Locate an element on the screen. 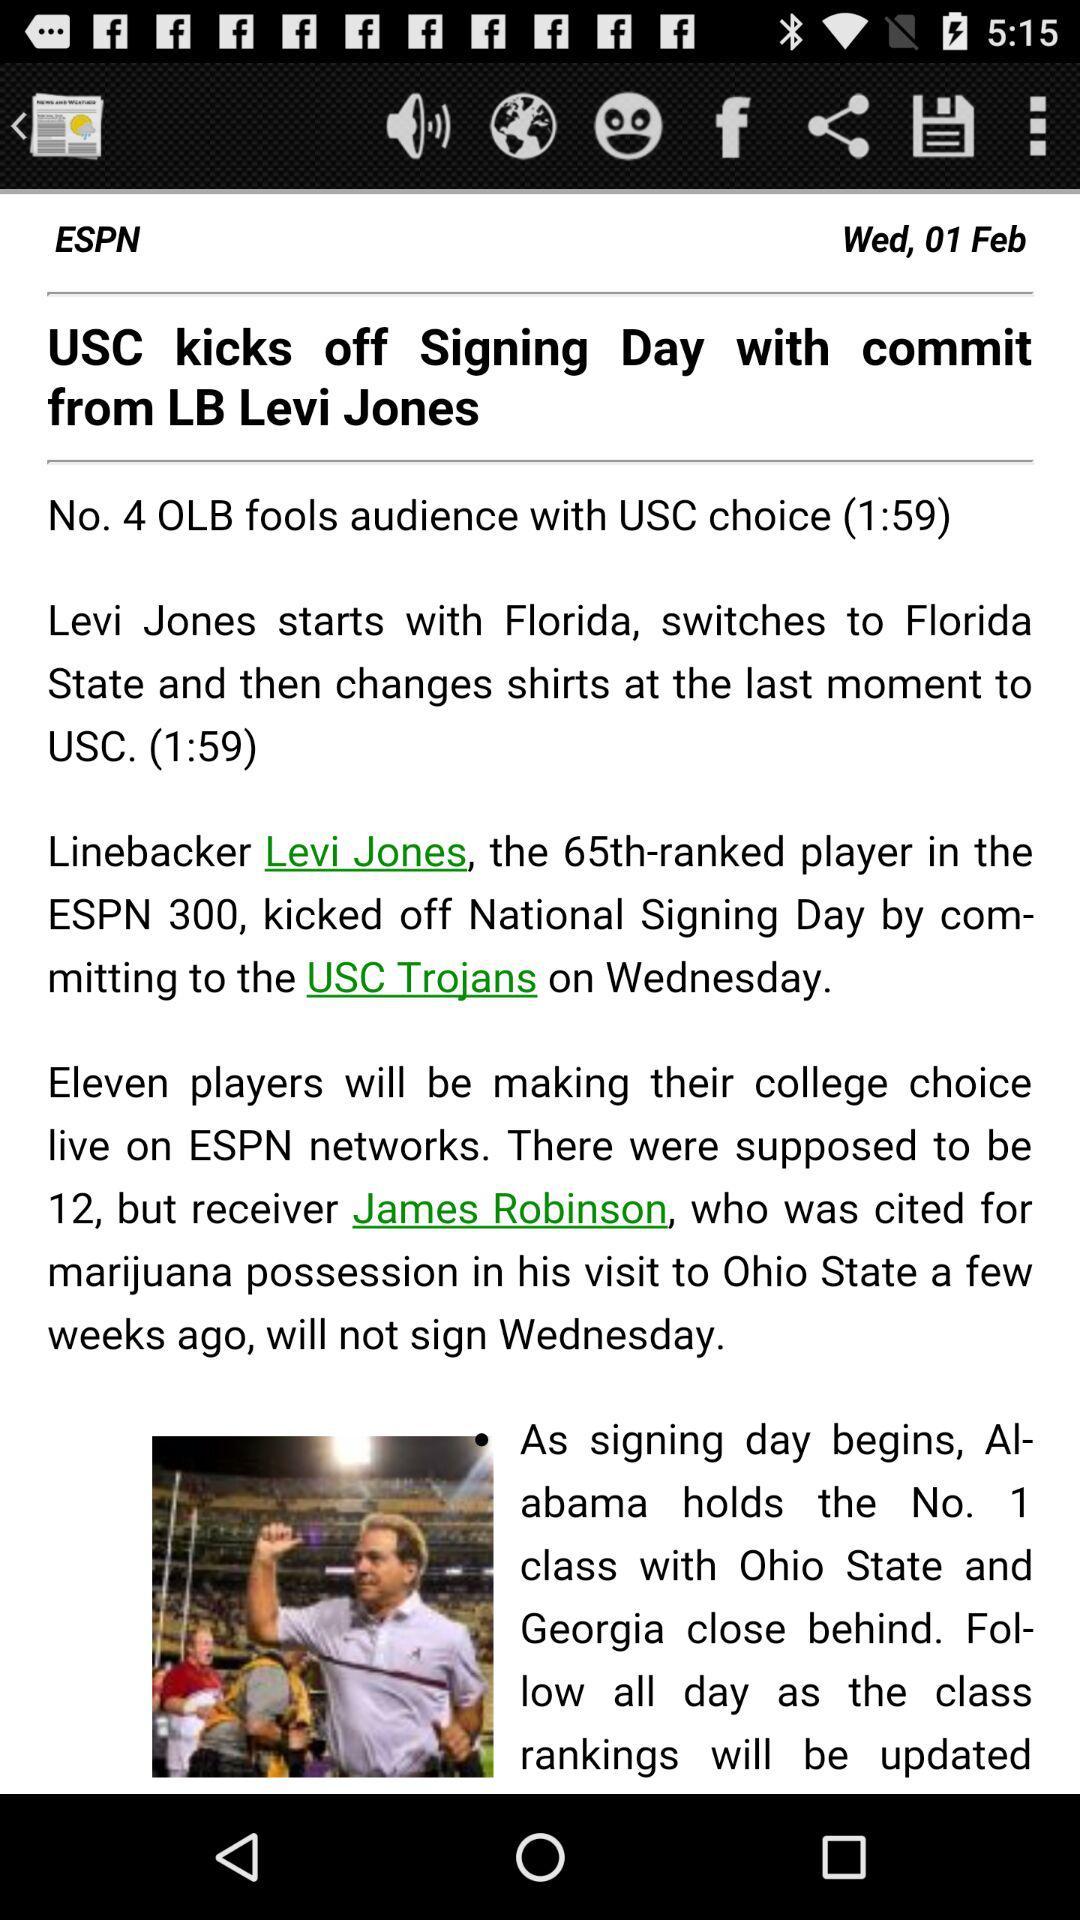 This screenshot has height=1920, width=1080. page button is located at coordinates (943, 124).